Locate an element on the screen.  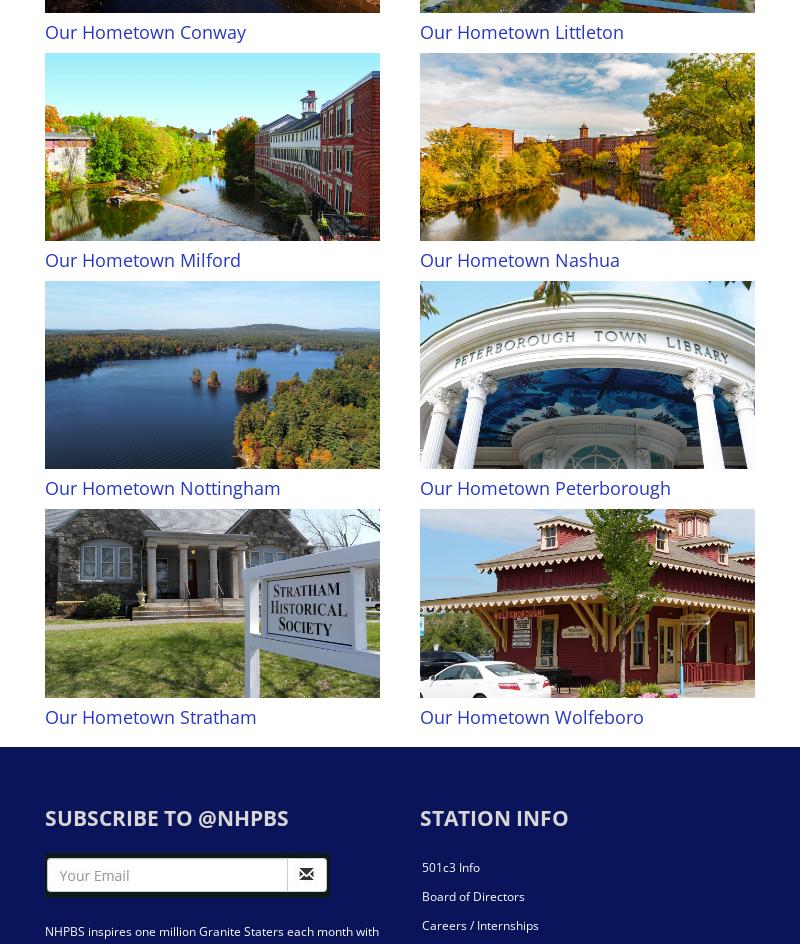
'Our Hometown Peterborough' is located at coordinates (545, 487).